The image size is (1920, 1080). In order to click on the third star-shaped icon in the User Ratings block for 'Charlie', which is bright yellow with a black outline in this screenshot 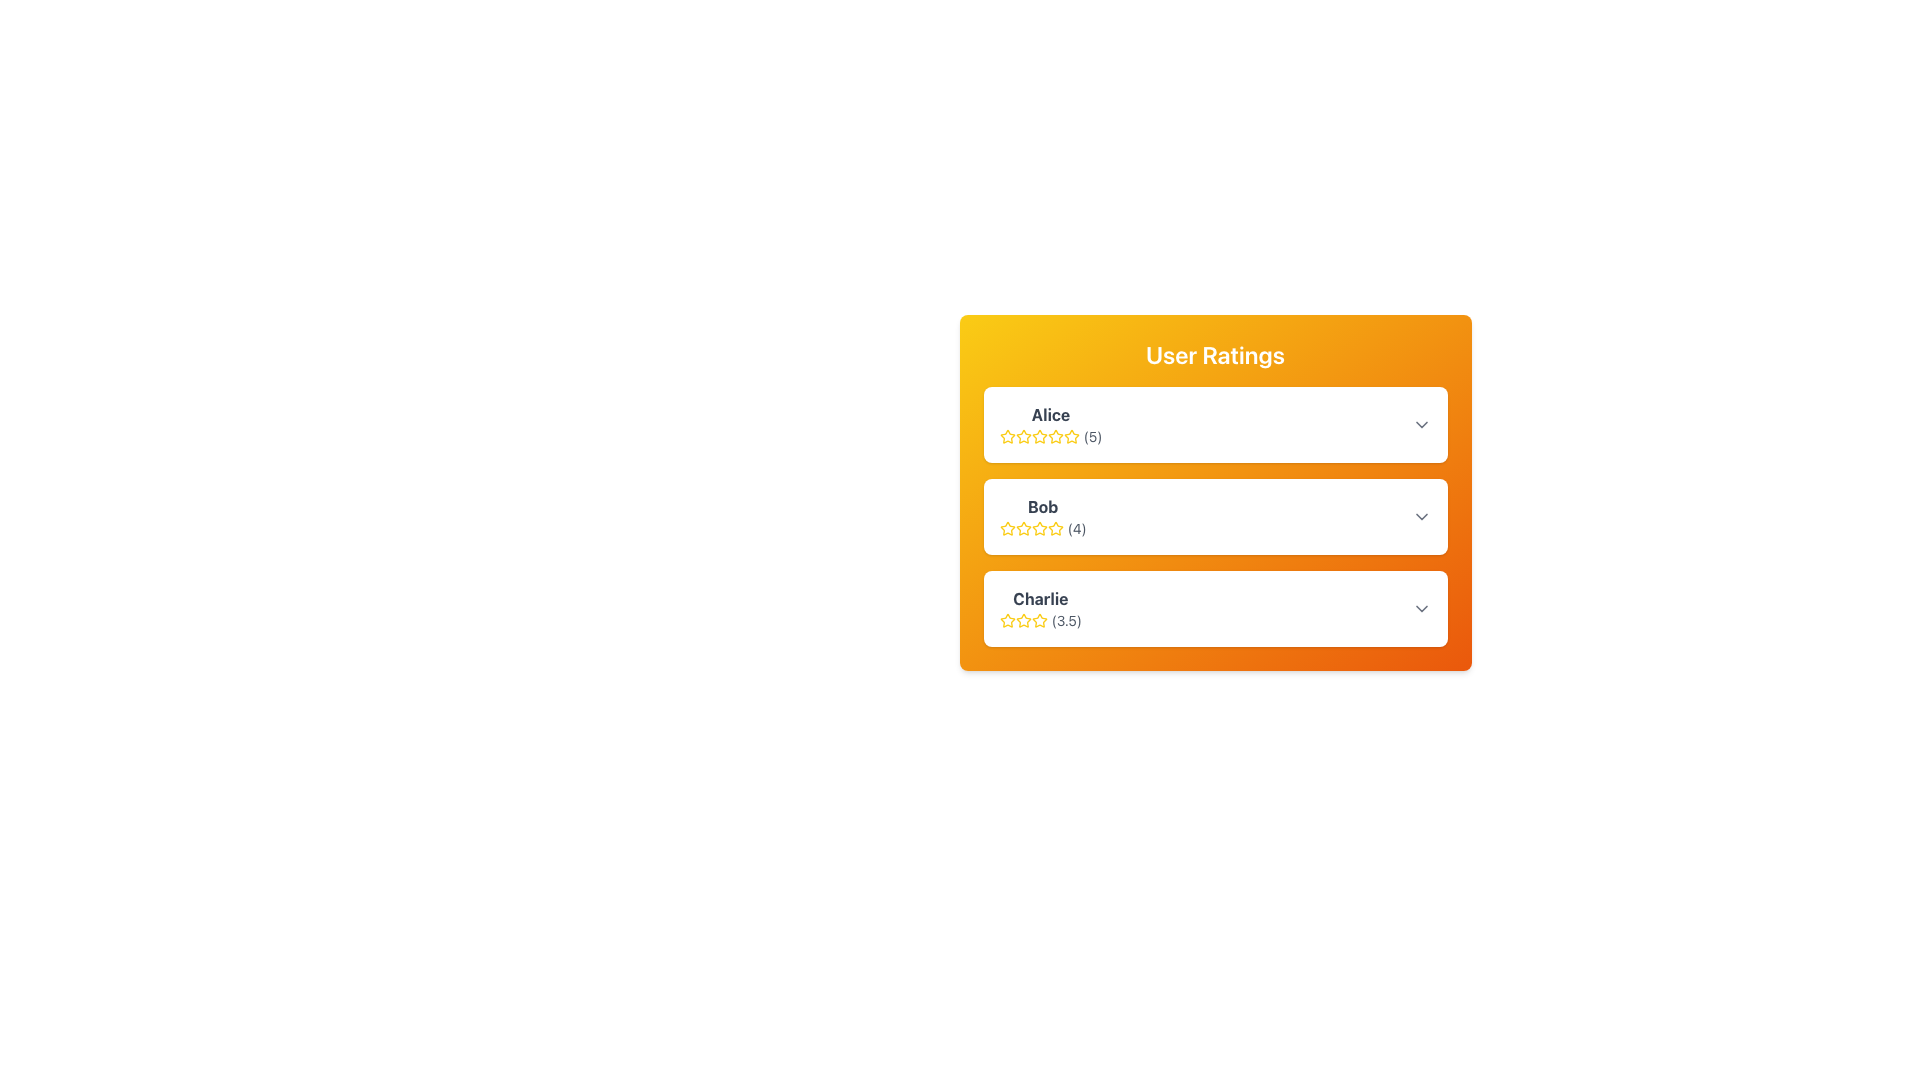, I will do `click(1023, 620)`.